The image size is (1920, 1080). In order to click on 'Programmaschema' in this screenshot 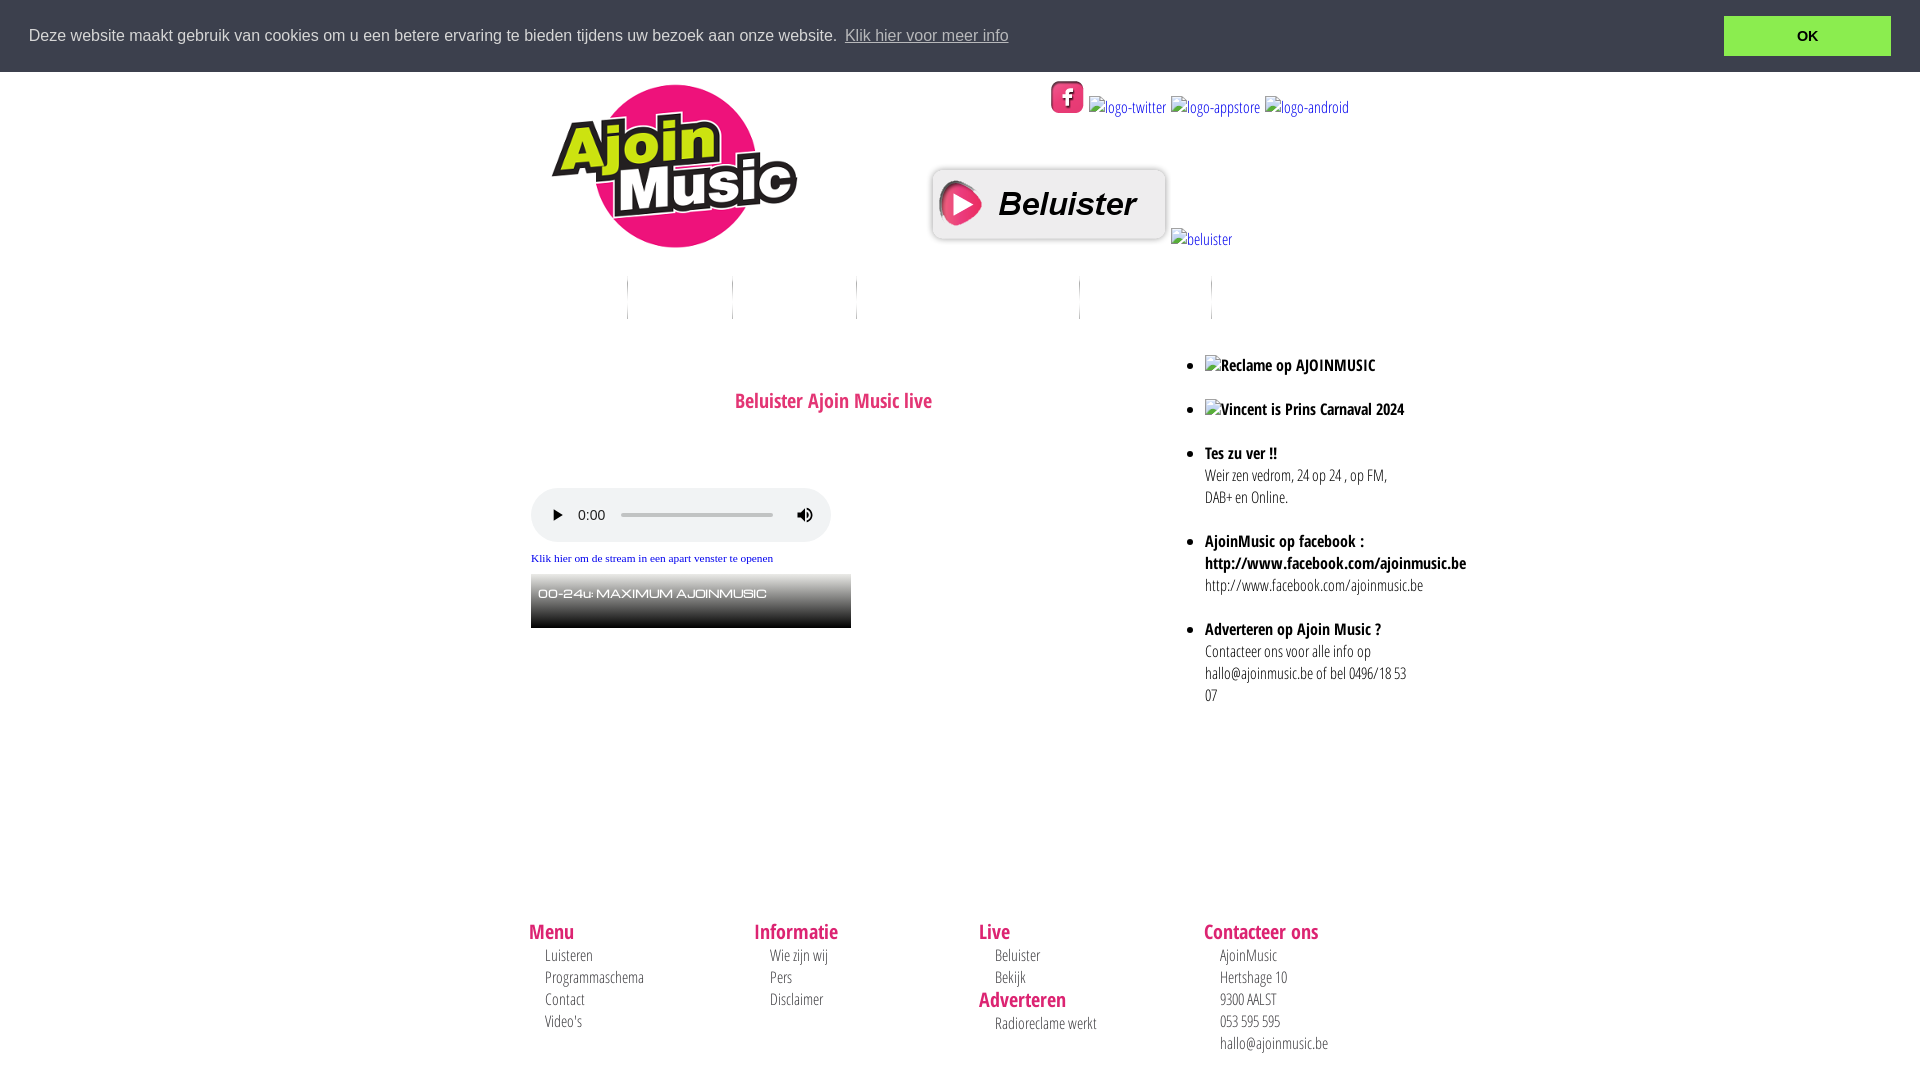, I will do `click(545, 975)`.